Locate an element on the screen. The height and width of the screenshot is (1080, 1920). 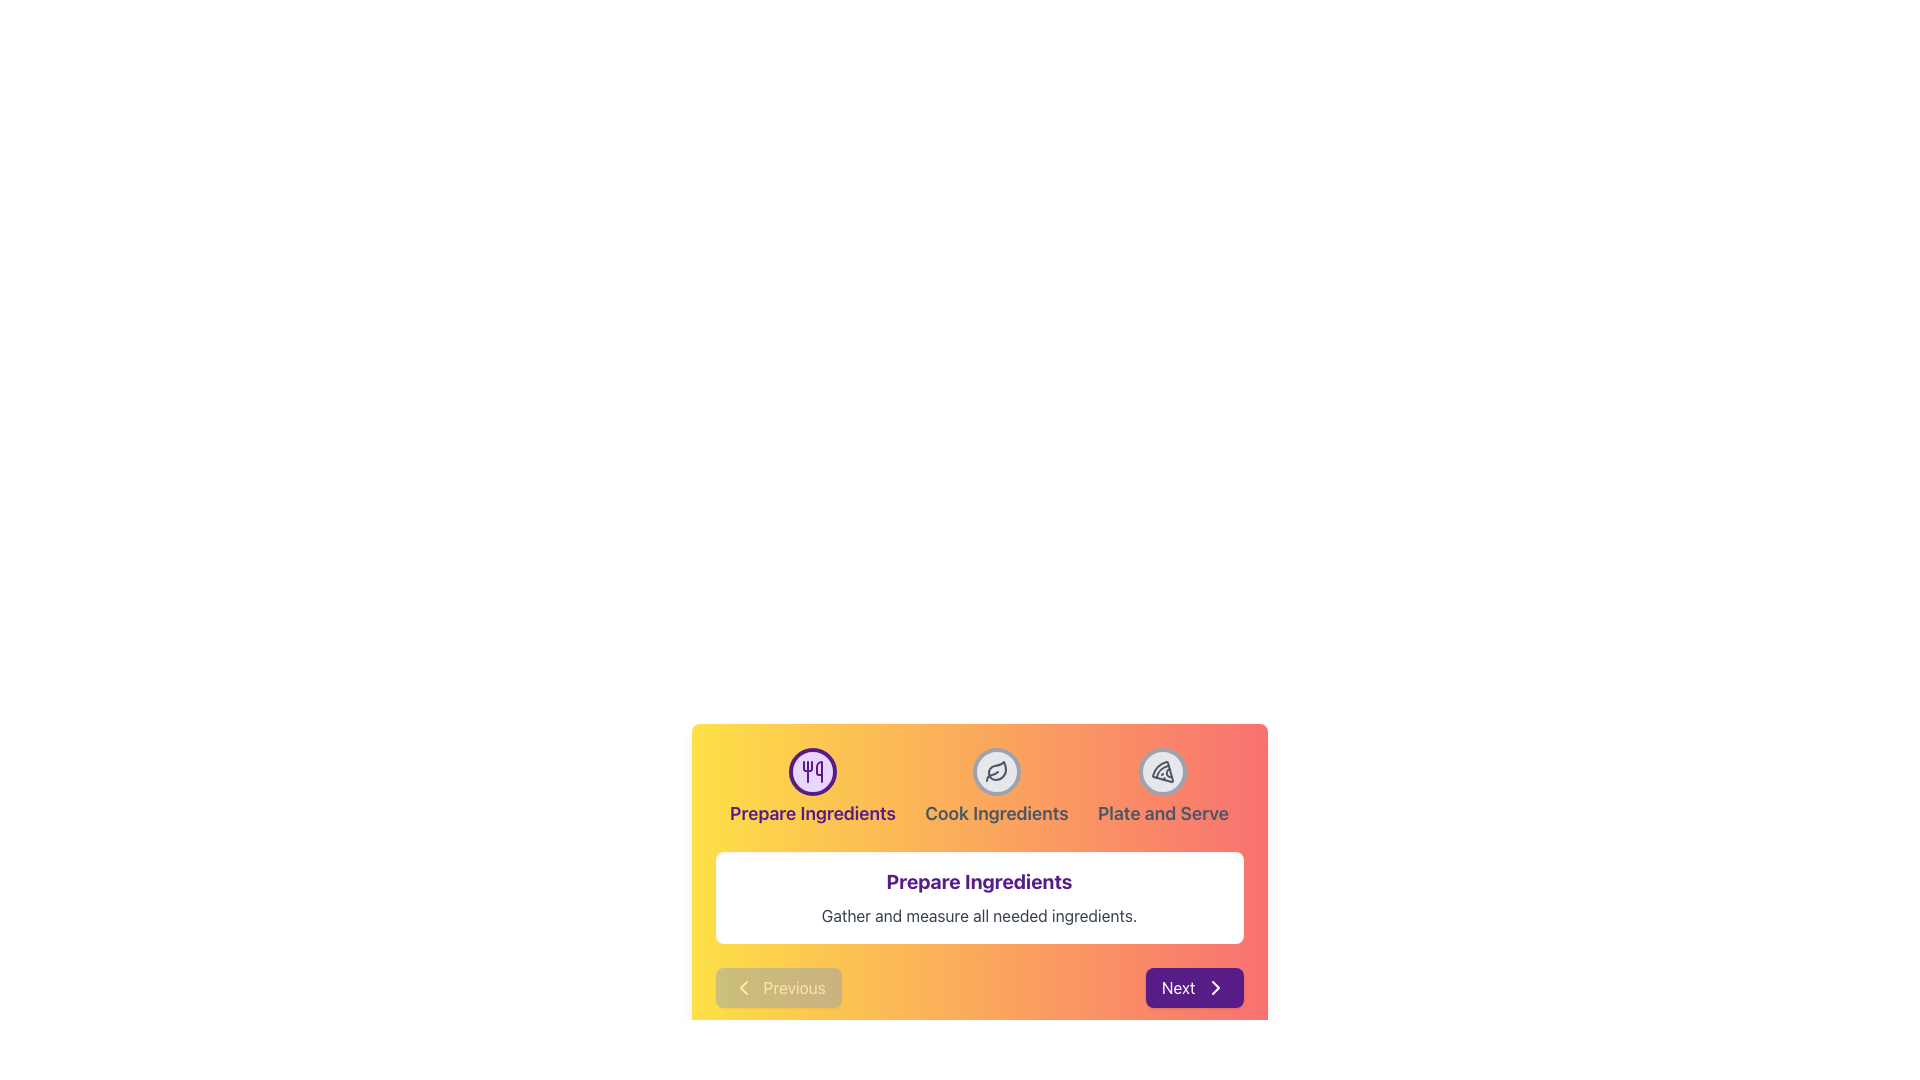
the Step indicator navigation button located in the middle section of the interface is located at coordinates (979, 786).